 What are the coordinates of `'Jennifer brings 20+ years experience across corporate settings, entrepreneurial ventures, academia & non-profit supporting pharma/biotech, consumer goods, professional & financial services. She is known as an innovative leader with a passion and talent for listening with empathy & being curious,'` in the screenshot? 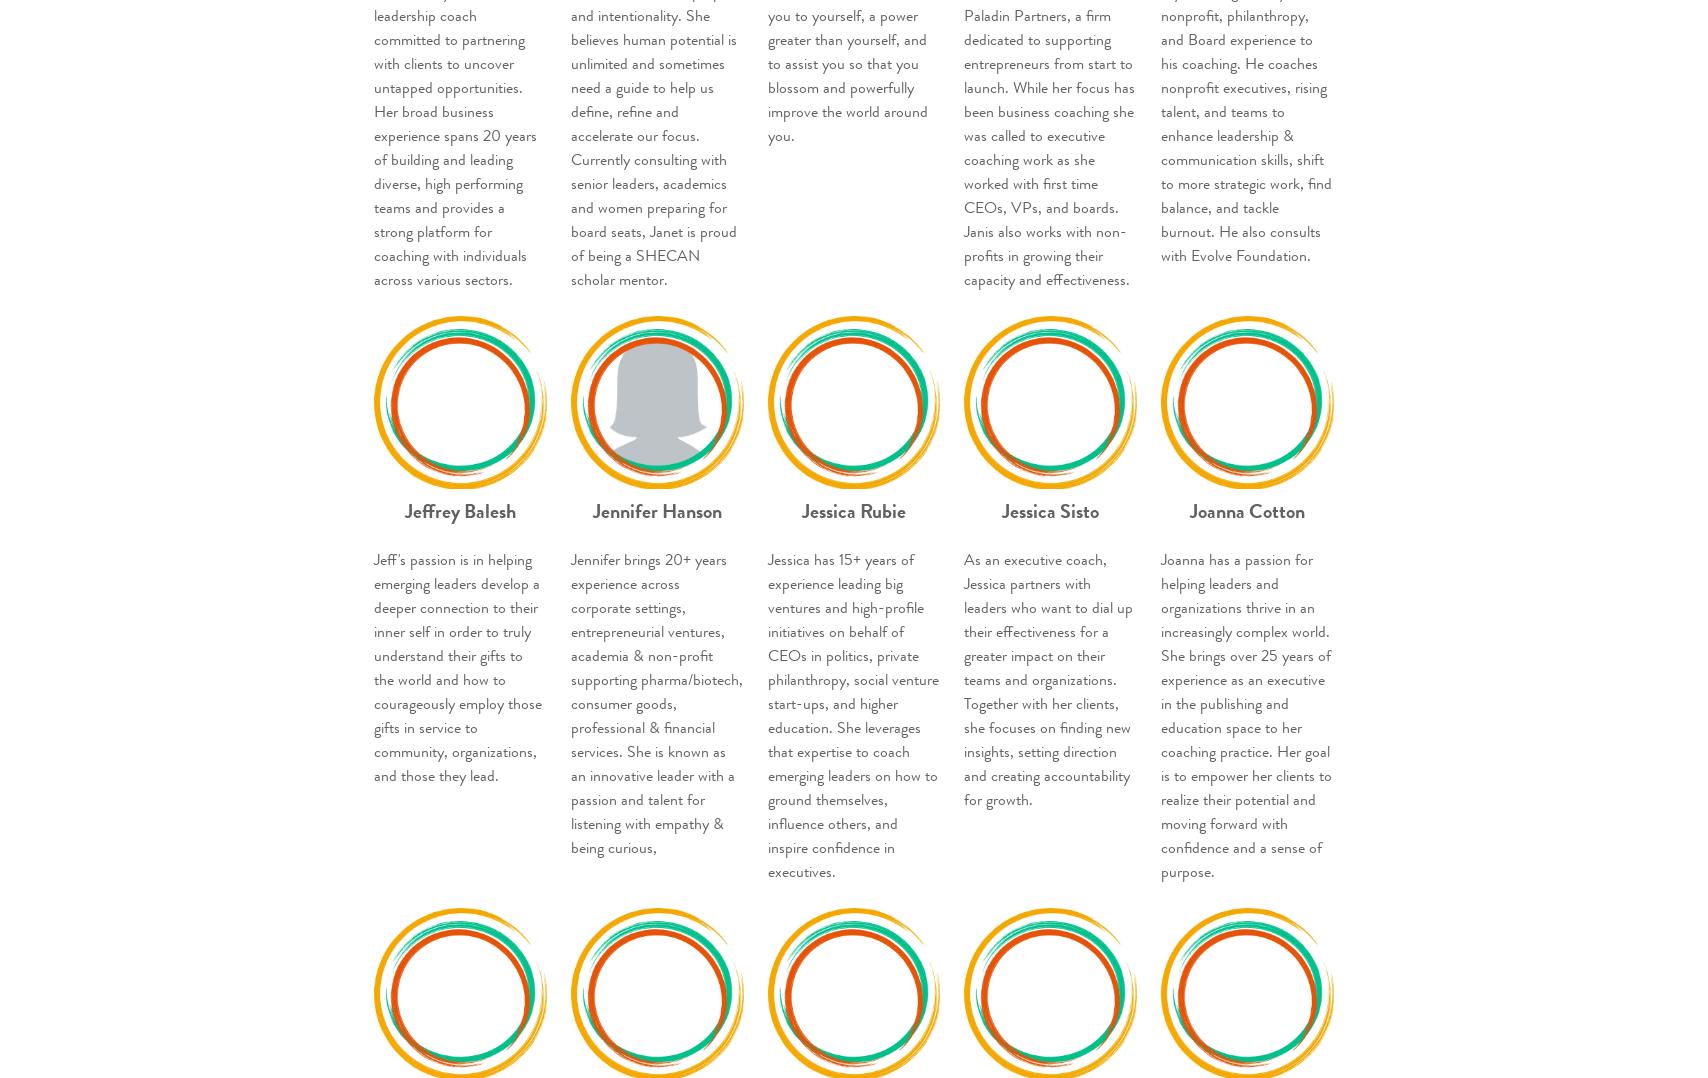 It's located at (656, 701).